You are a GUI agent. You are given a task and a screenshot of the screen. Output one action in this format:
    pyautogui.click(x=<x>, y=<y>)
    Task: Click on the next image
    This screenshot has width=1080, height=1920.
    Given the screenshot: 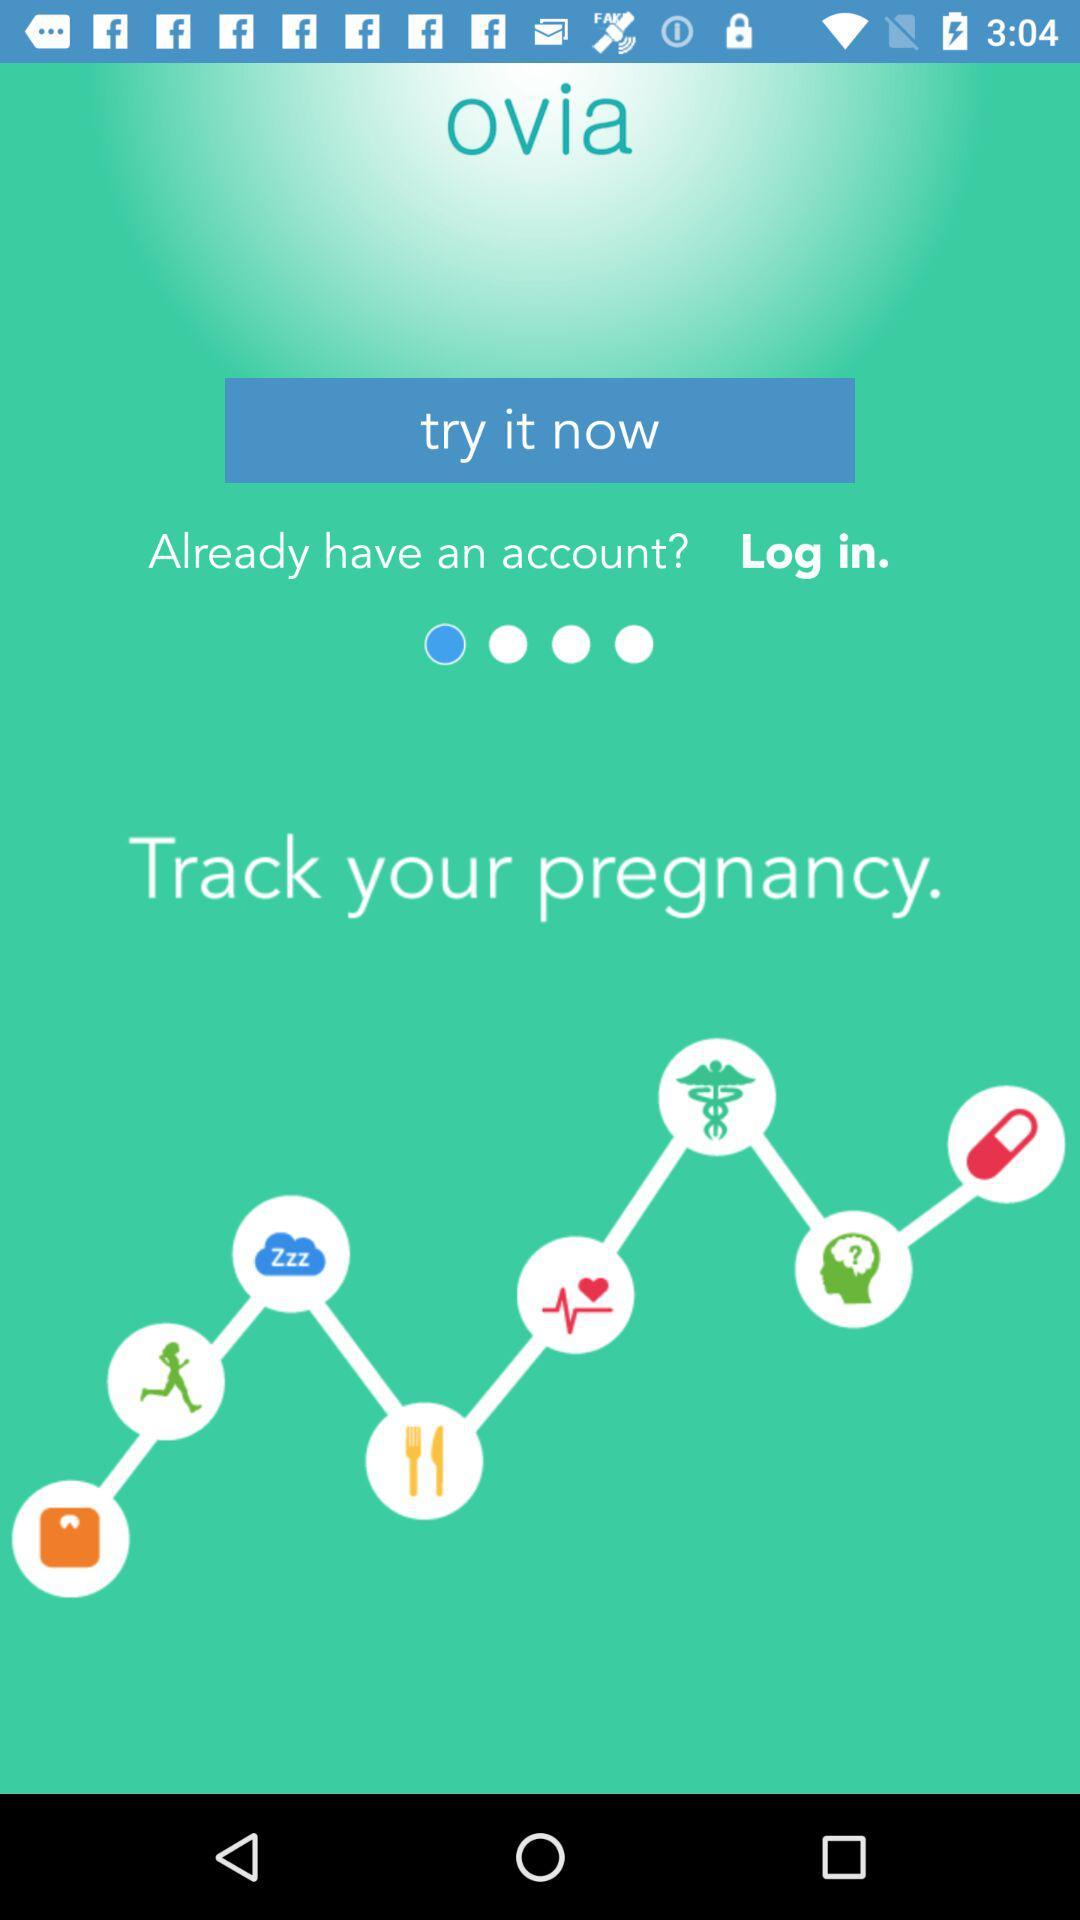 What is the action you would take?
    pyautogui.click(x=507, y=644)
    